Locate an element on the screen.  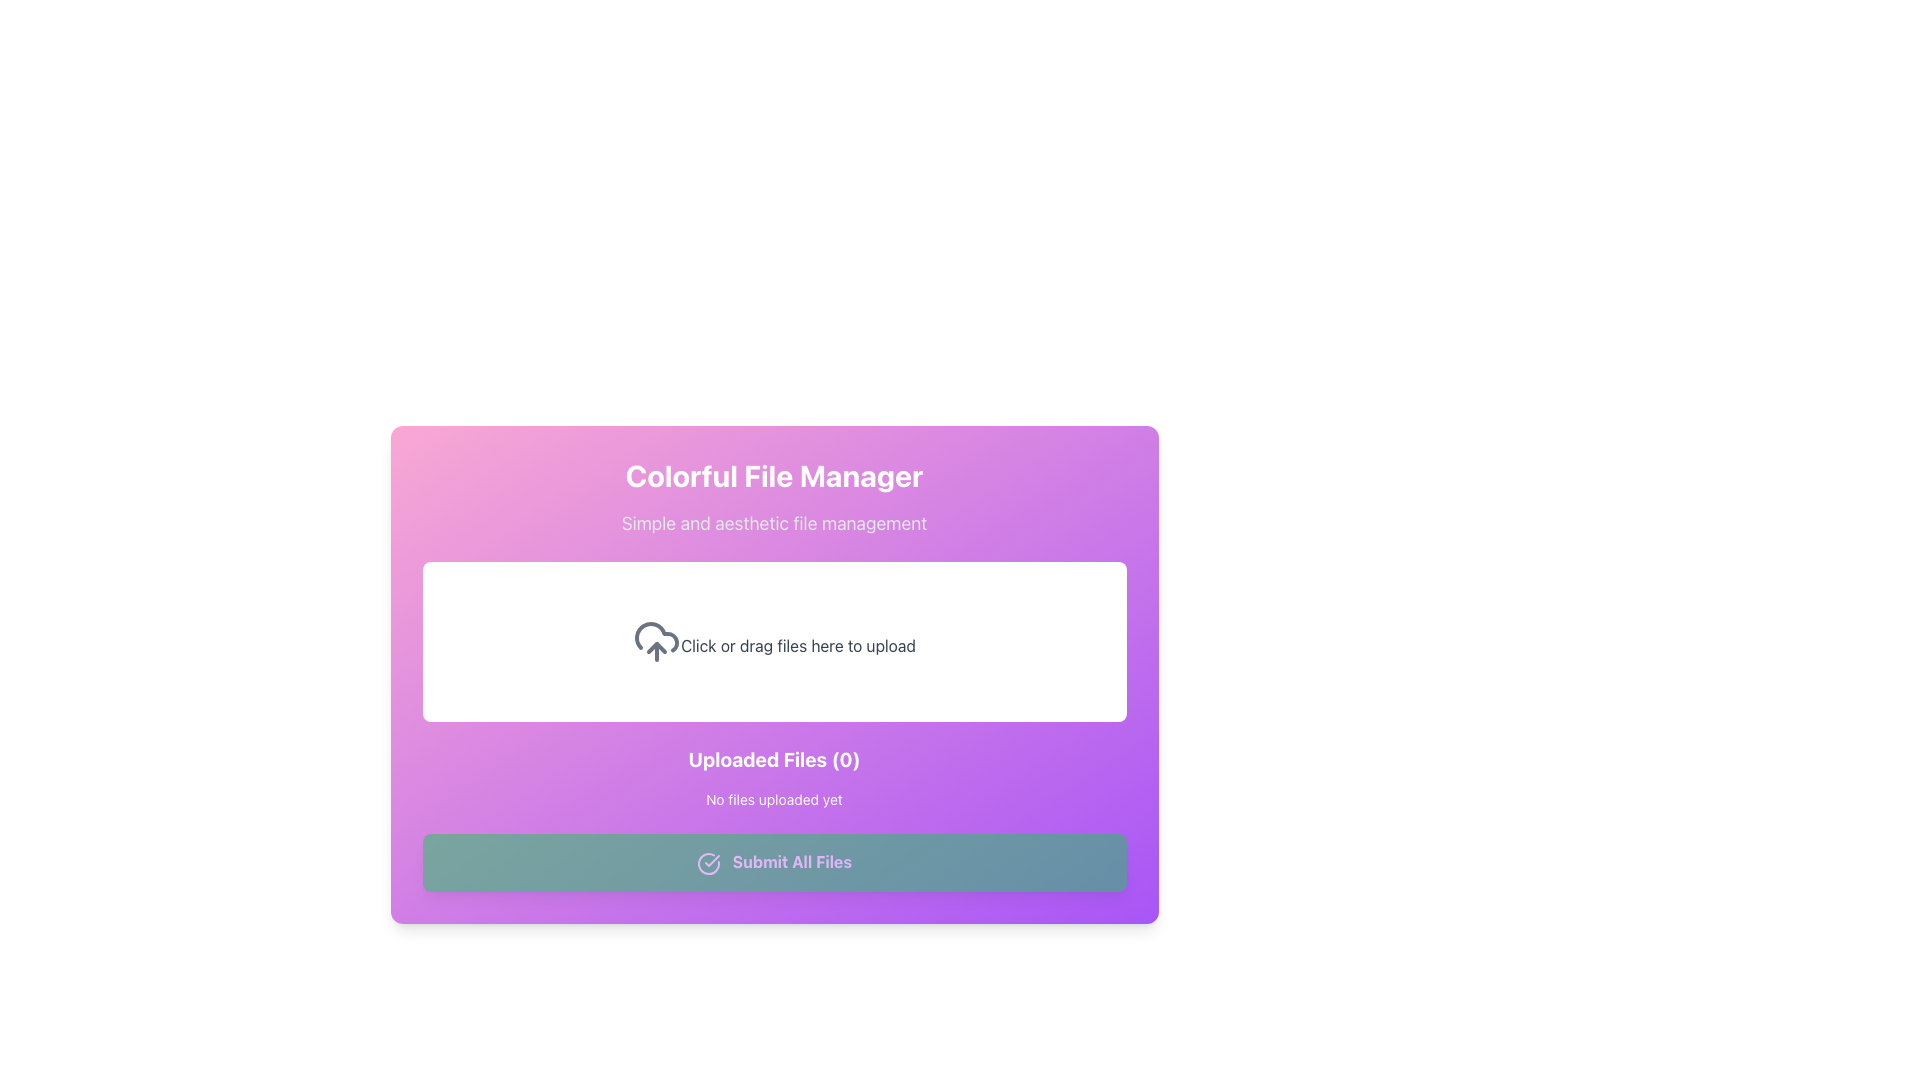
the text label that indicates no files have been uploaded yet, located below the 'Uploaded Files (0)' title and above the 'Submit All Files' button is located at coordinates (773, 798).